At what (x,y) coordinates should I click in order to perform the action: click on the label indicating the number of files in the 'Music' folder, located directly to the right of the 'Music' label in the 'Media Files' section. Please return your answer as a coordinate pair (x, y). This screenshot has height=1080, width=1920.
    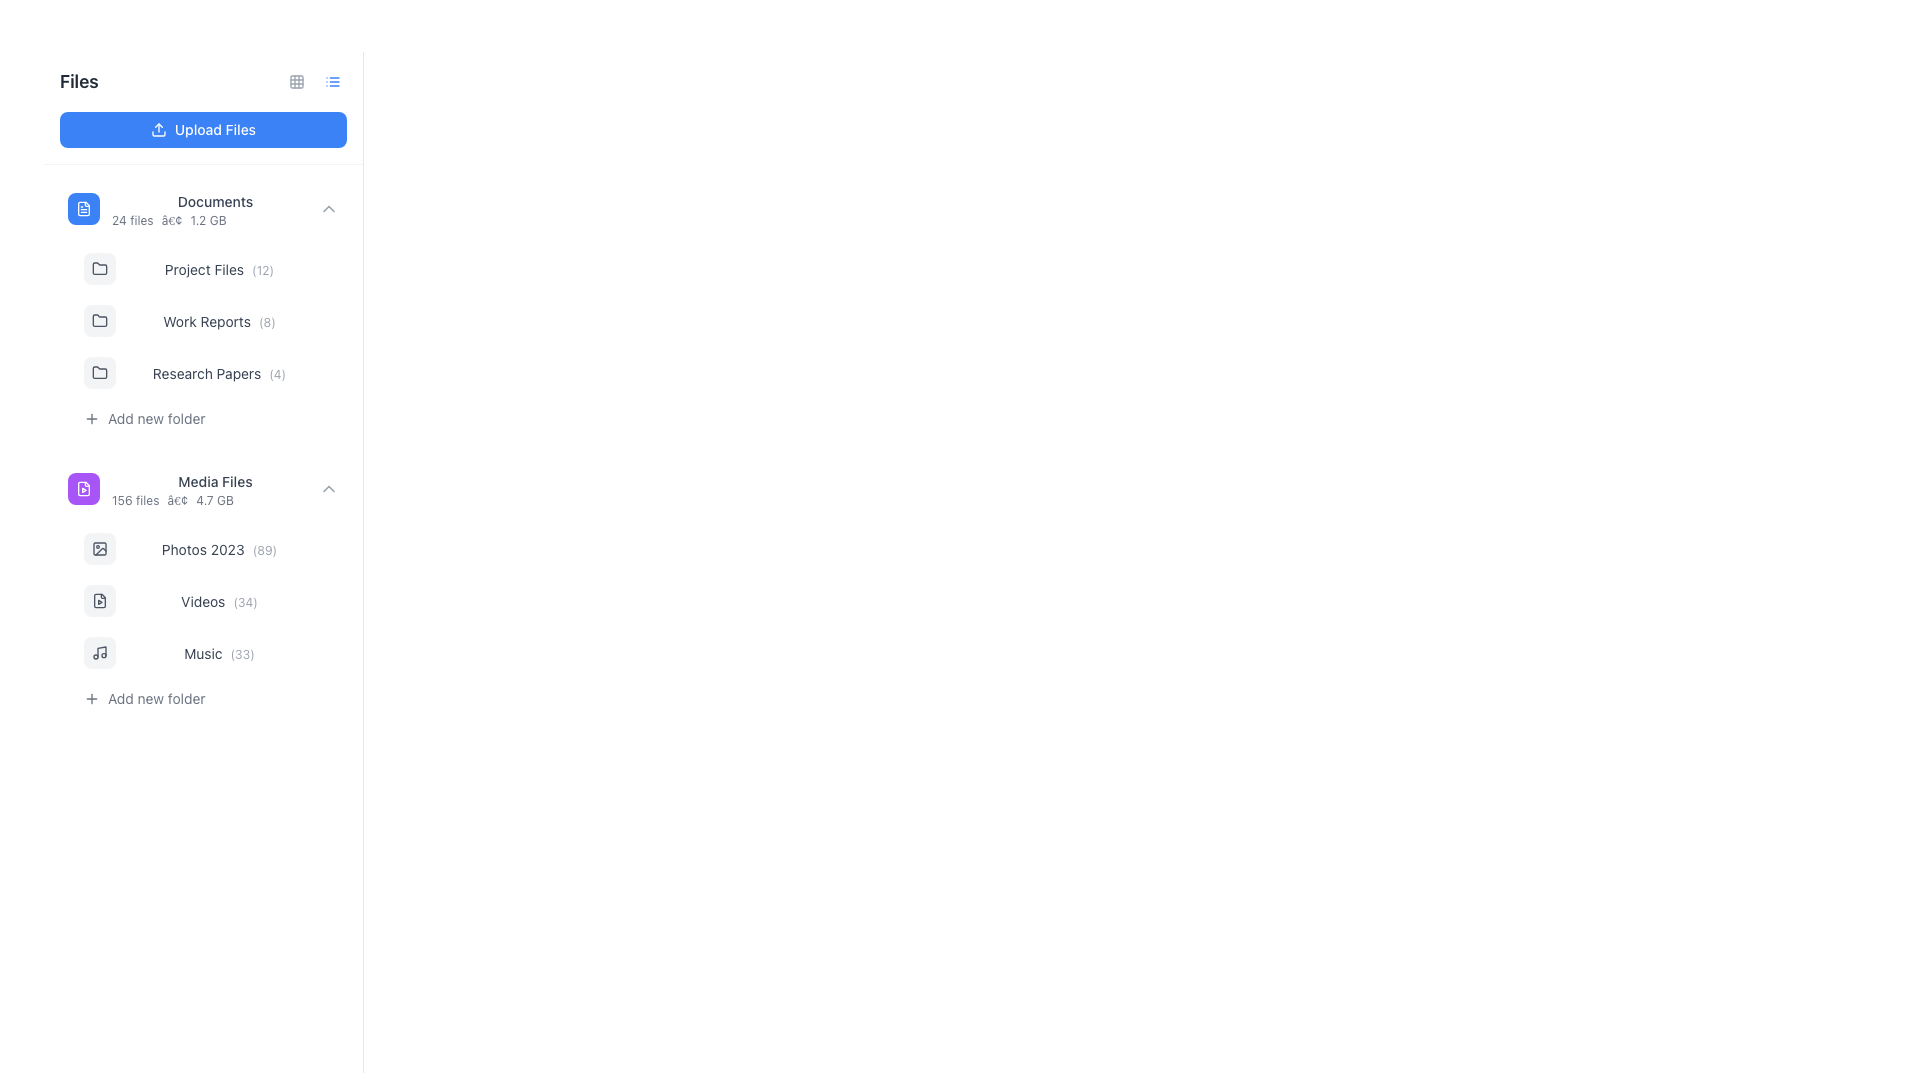
    Looking at the image, I should click on (241, 654).